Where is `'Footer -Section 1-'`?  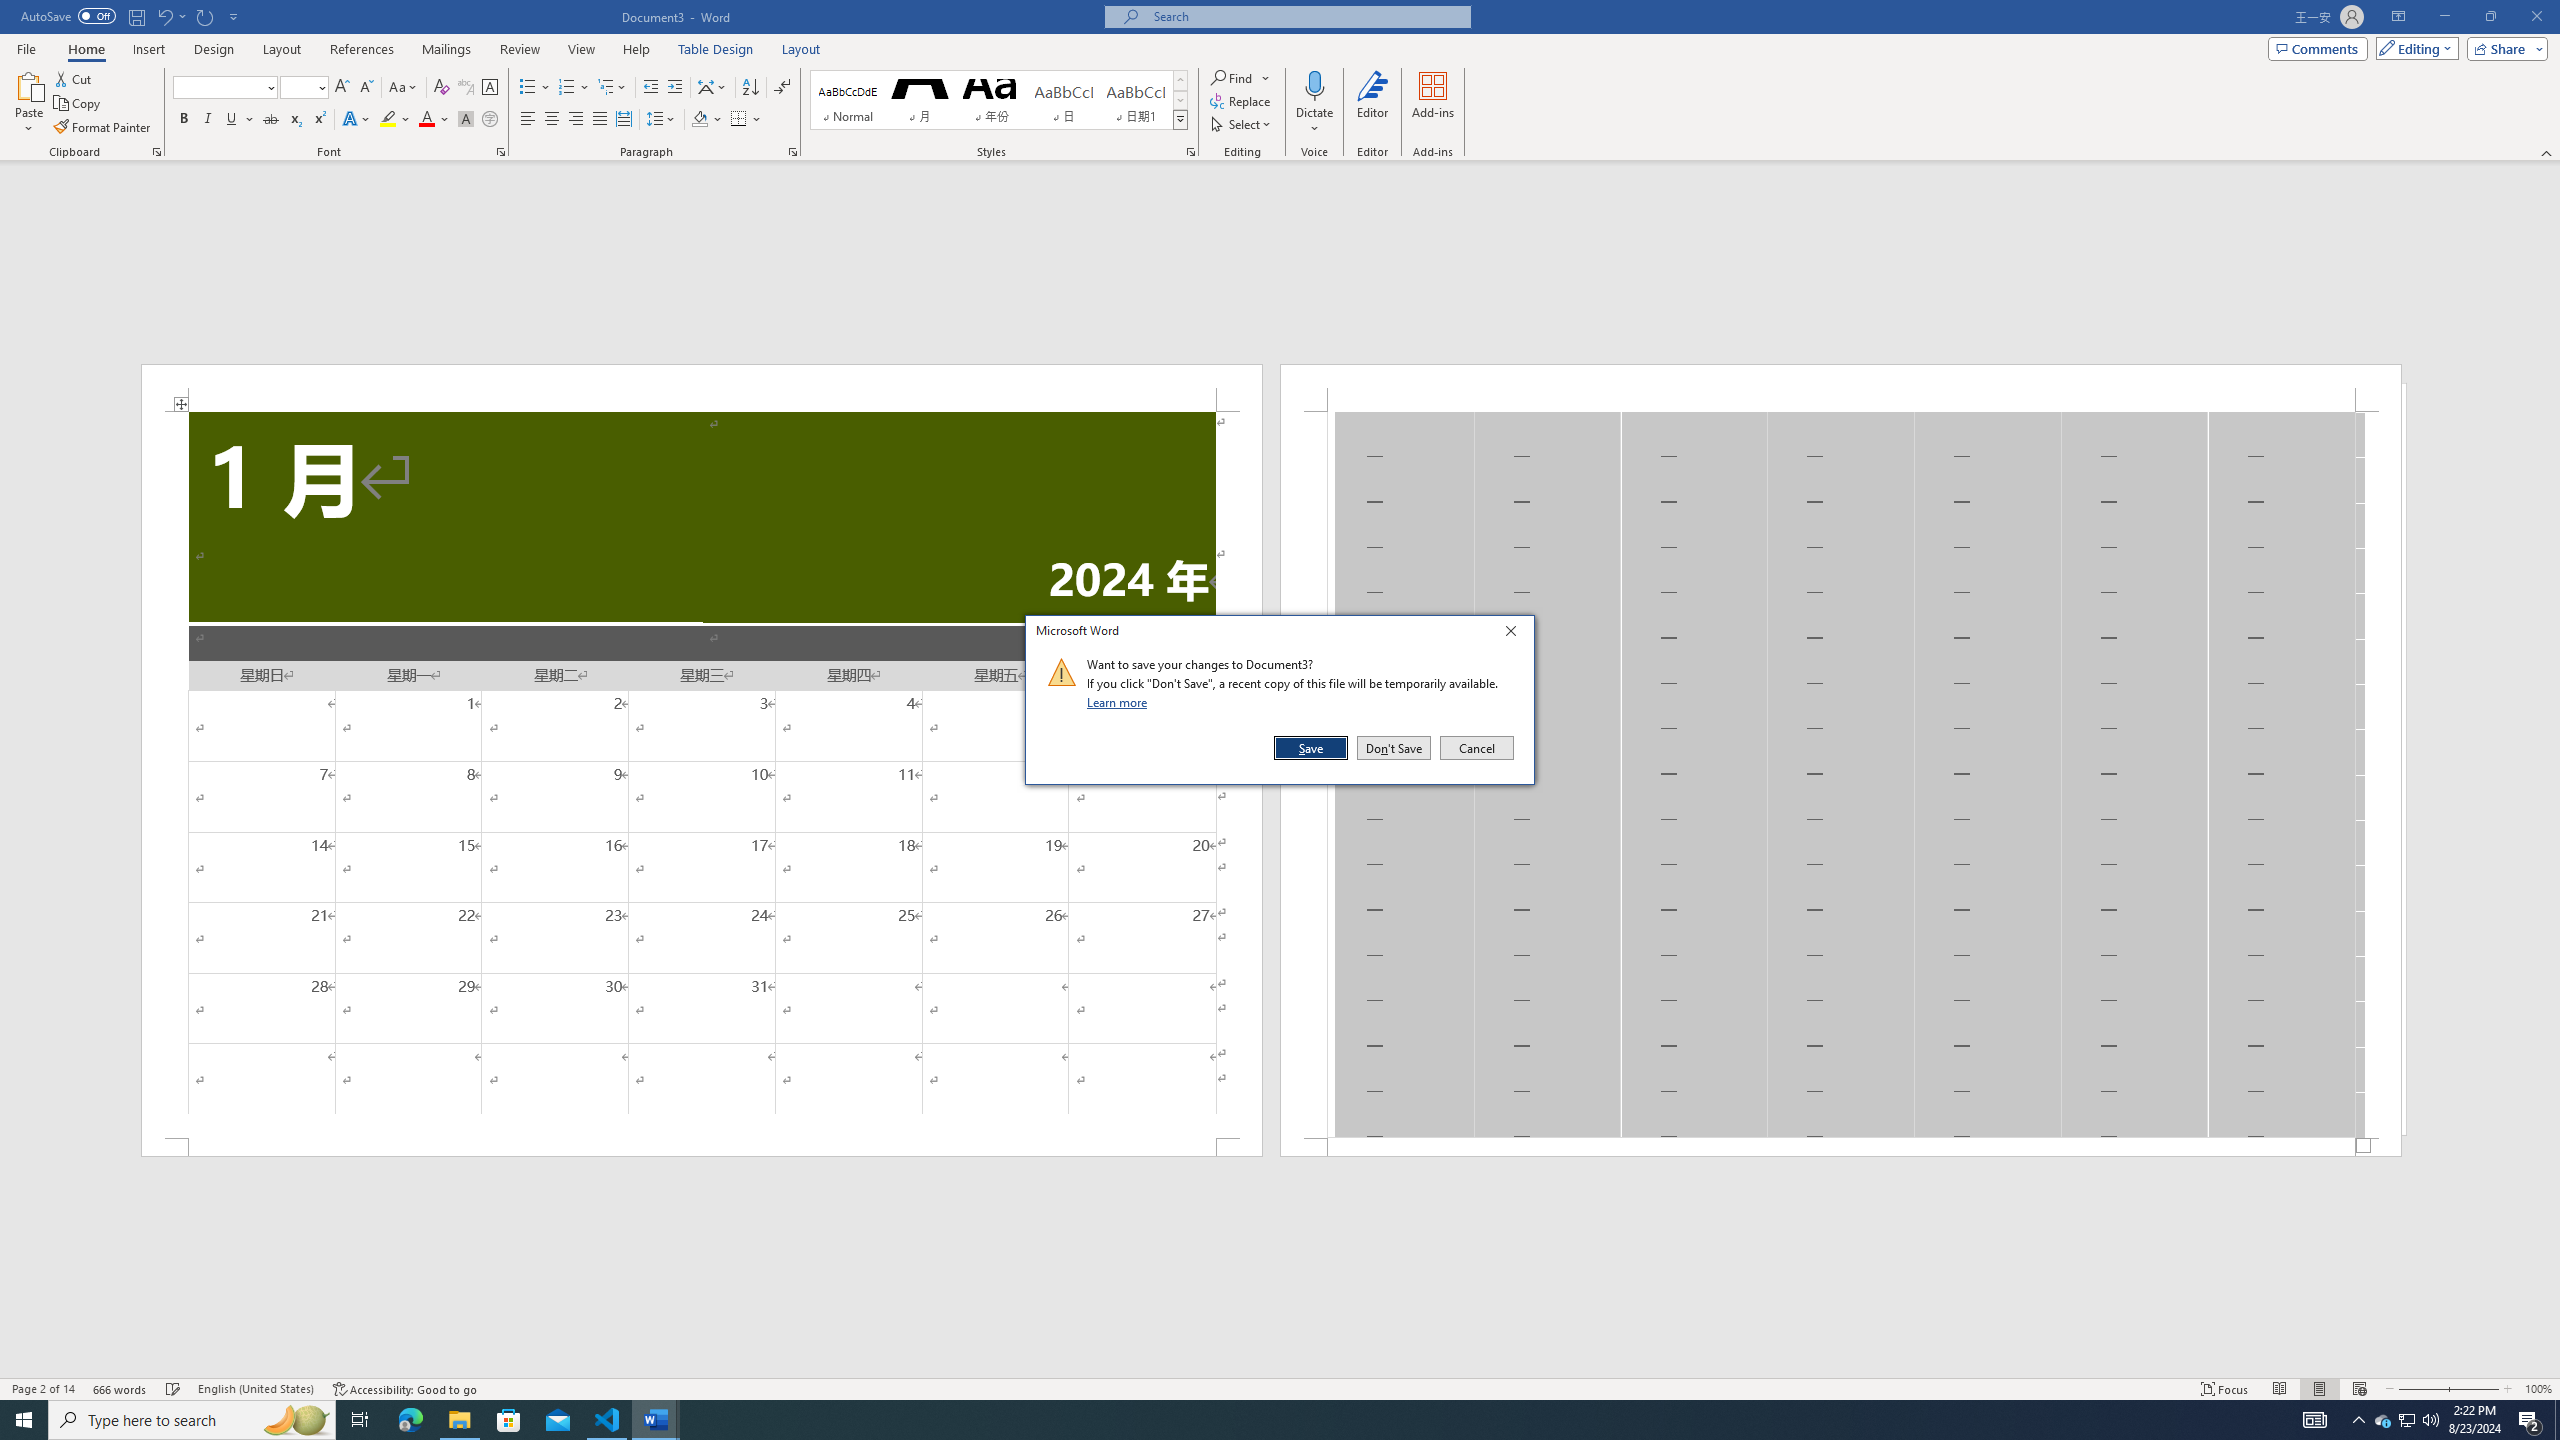 'Footer -Section 1-' is located at coordinates (1839, 1145).